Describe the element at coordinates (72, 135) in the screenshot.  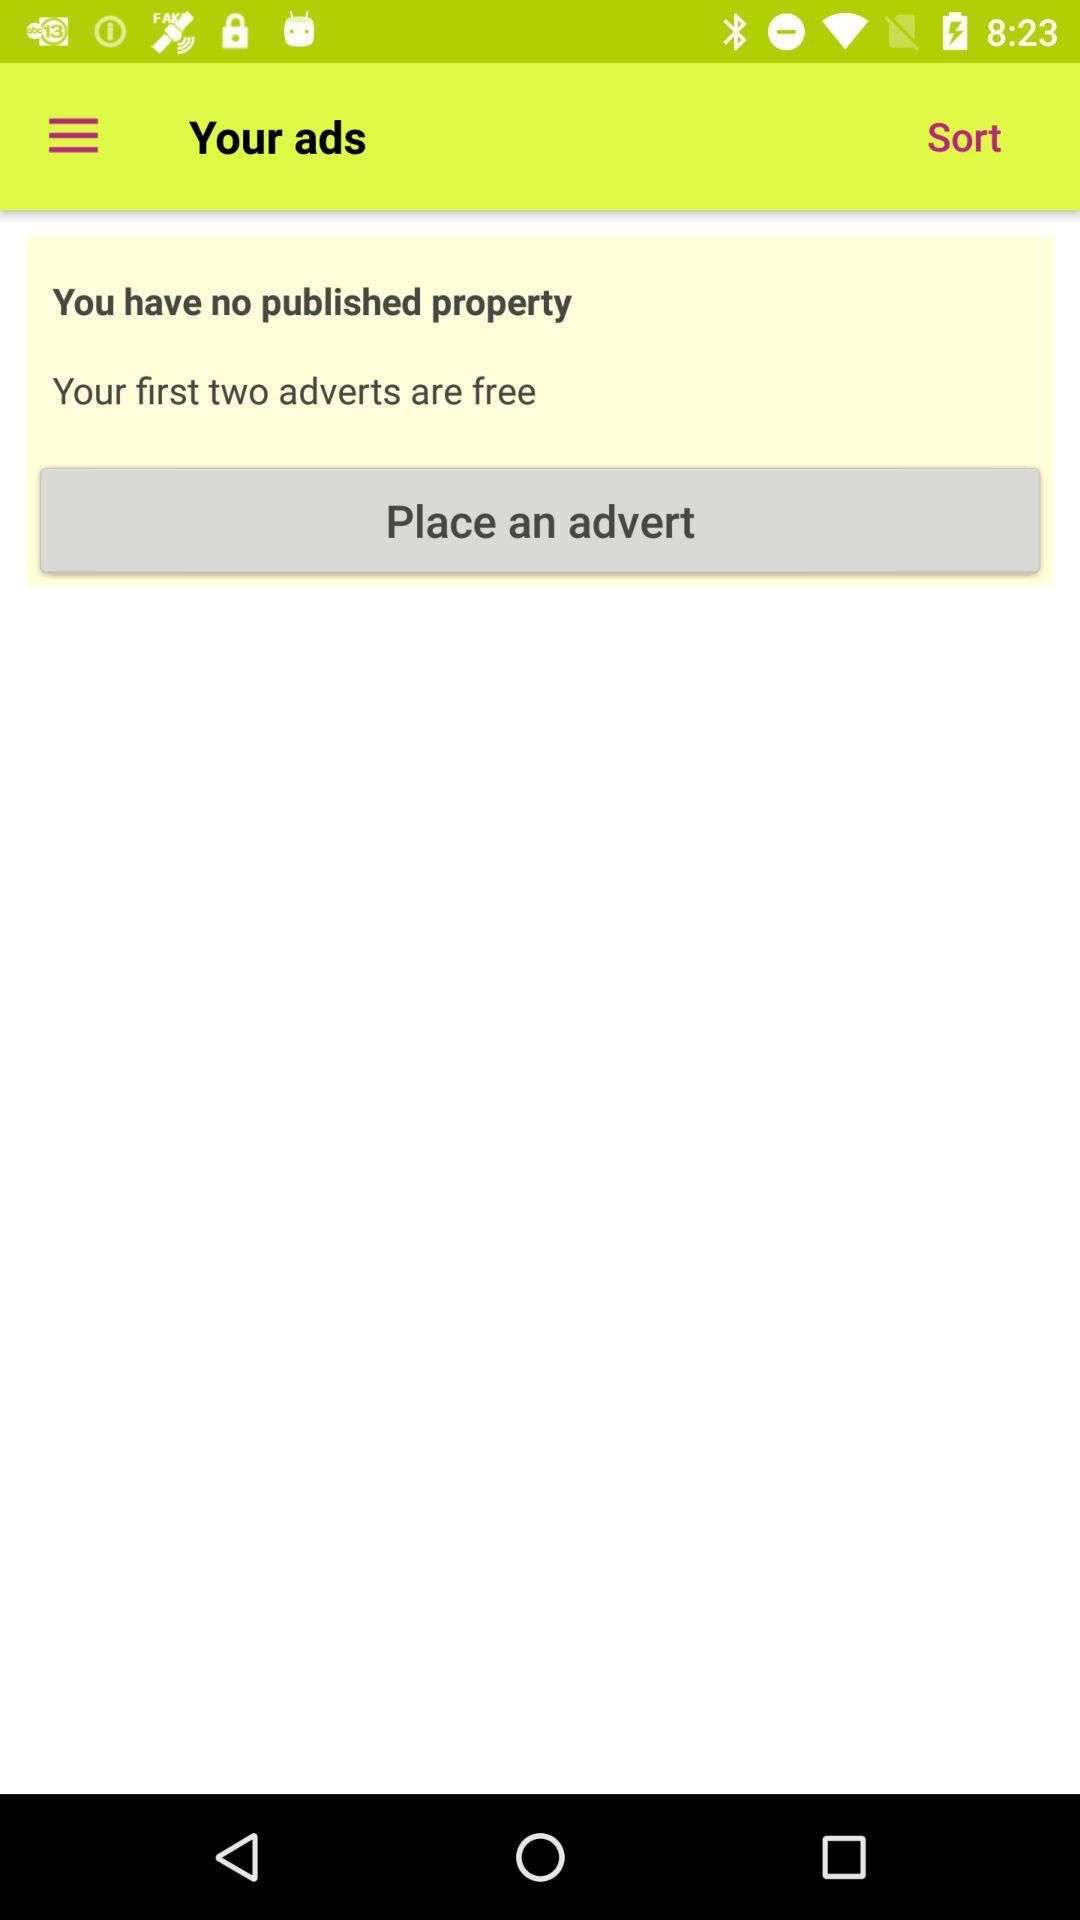
I see `the item to the left of your ads` at that location.